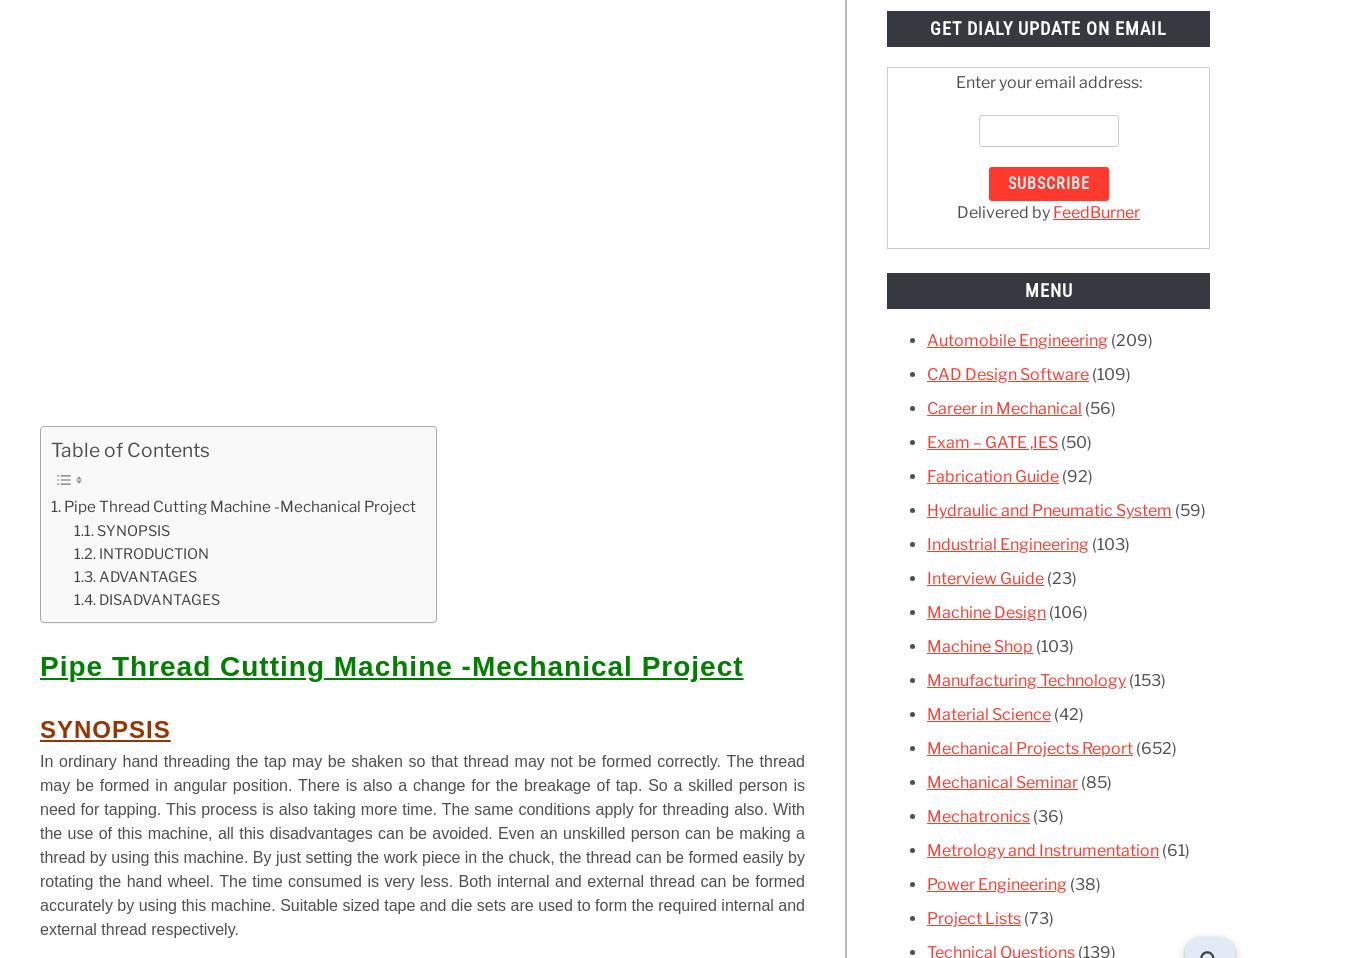 The height and width of the screenshot is (958, 1370). What do you see at coordinates (1074, 475) in the screenshot?
I see `'(92)'` at bounding box center [1074, 475].